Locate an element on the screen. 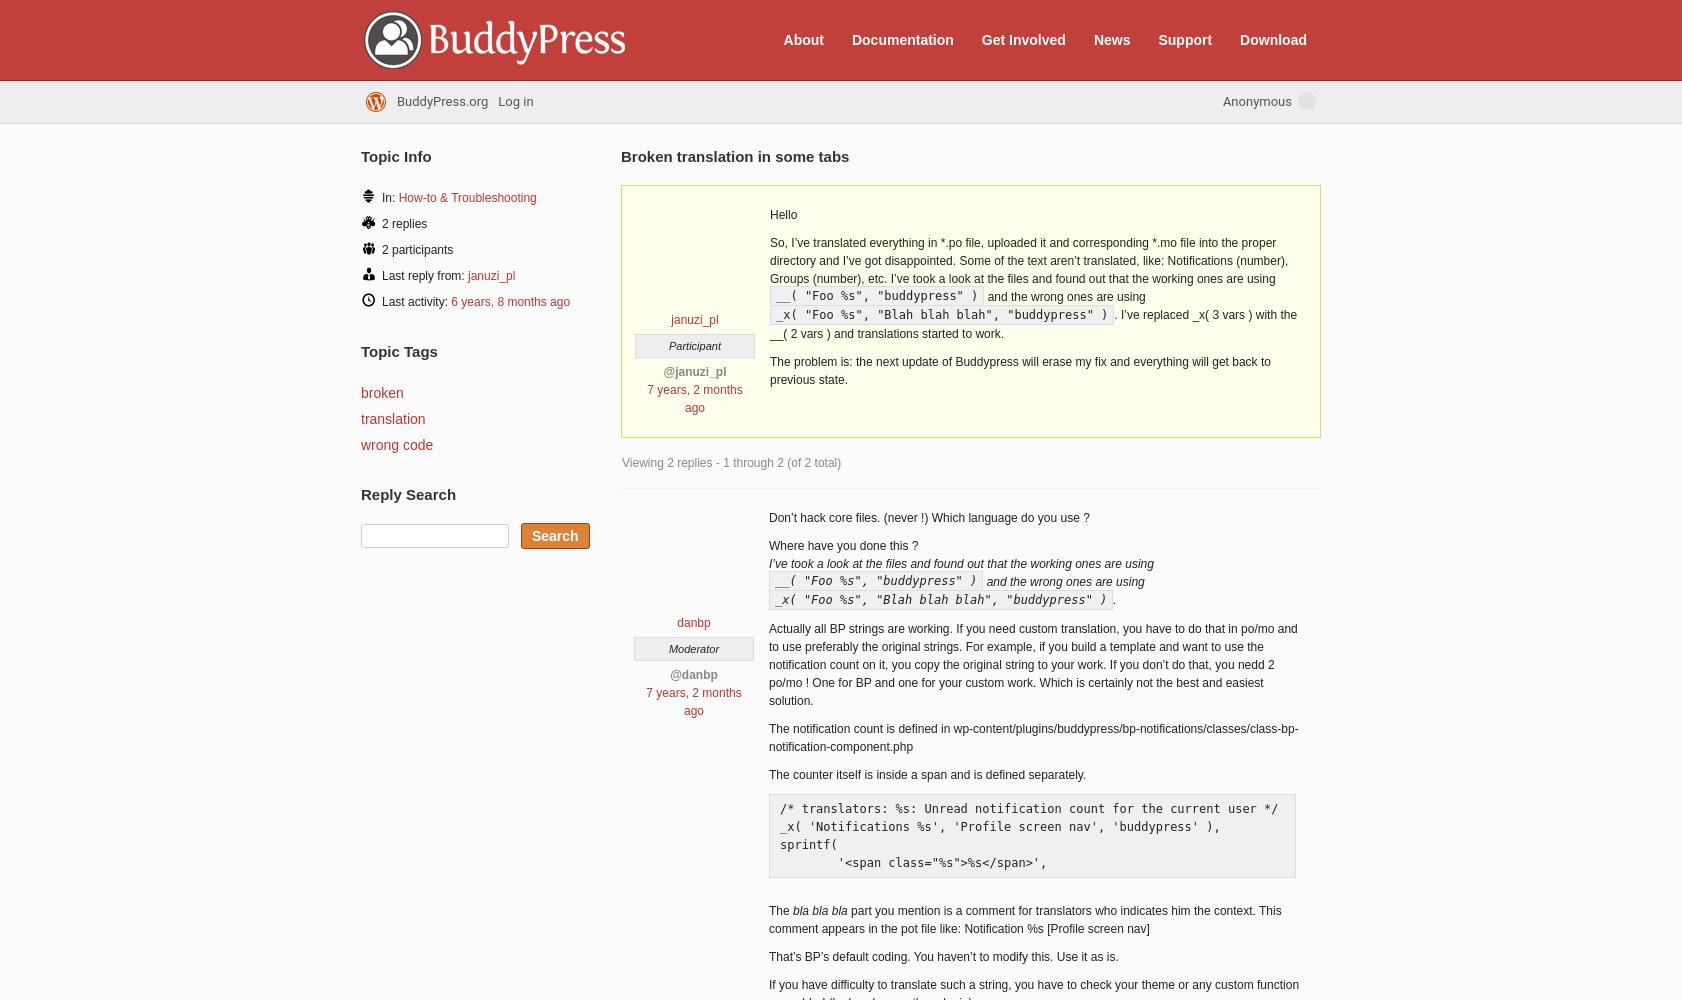 The width and height of the screenshot is (1682, 1000). 'So, I’ve translated everything in *.po file, uploaded it and corresponding *.mo file into the proper directory and I’ve got disappointed. Some of the text aren’t translated, like: Notifications (number), Groups (number), etc. I’ve took a look at the files and found out that the working ones are using' is located at coordinates (1028, 261).